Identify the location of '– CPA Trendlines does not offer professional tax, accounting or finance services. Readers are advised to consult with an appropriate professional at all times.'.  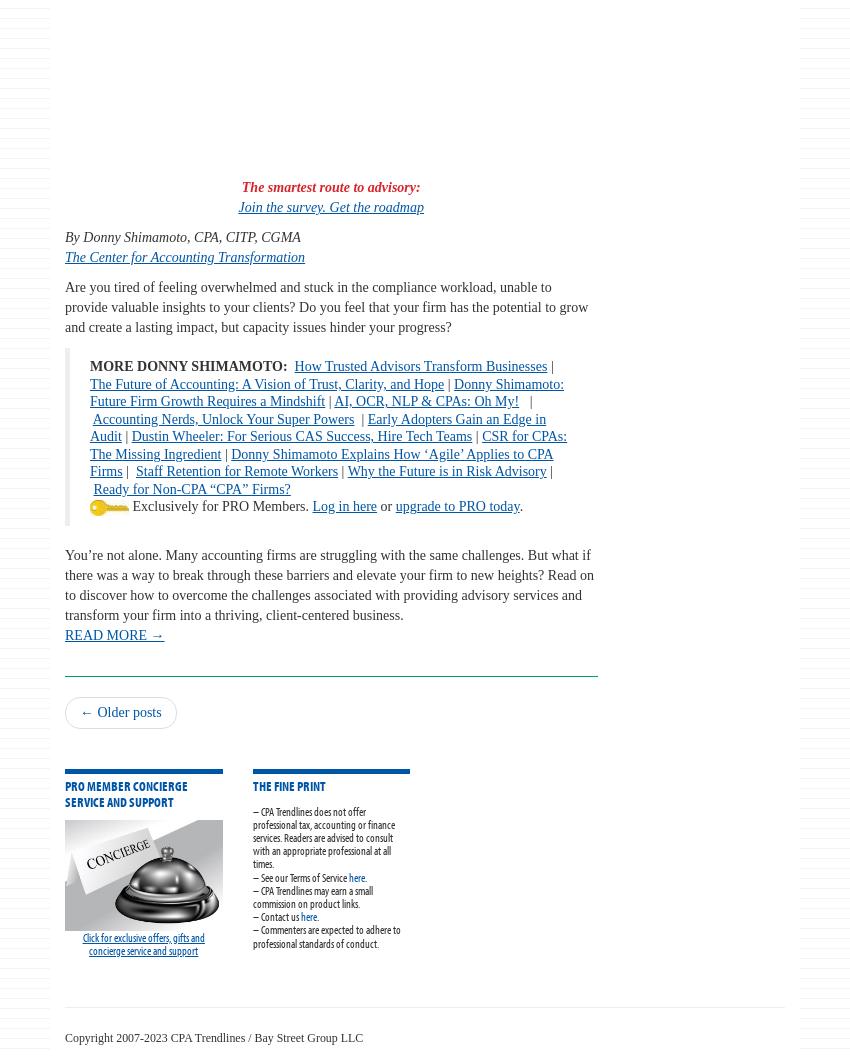
(323, 836).